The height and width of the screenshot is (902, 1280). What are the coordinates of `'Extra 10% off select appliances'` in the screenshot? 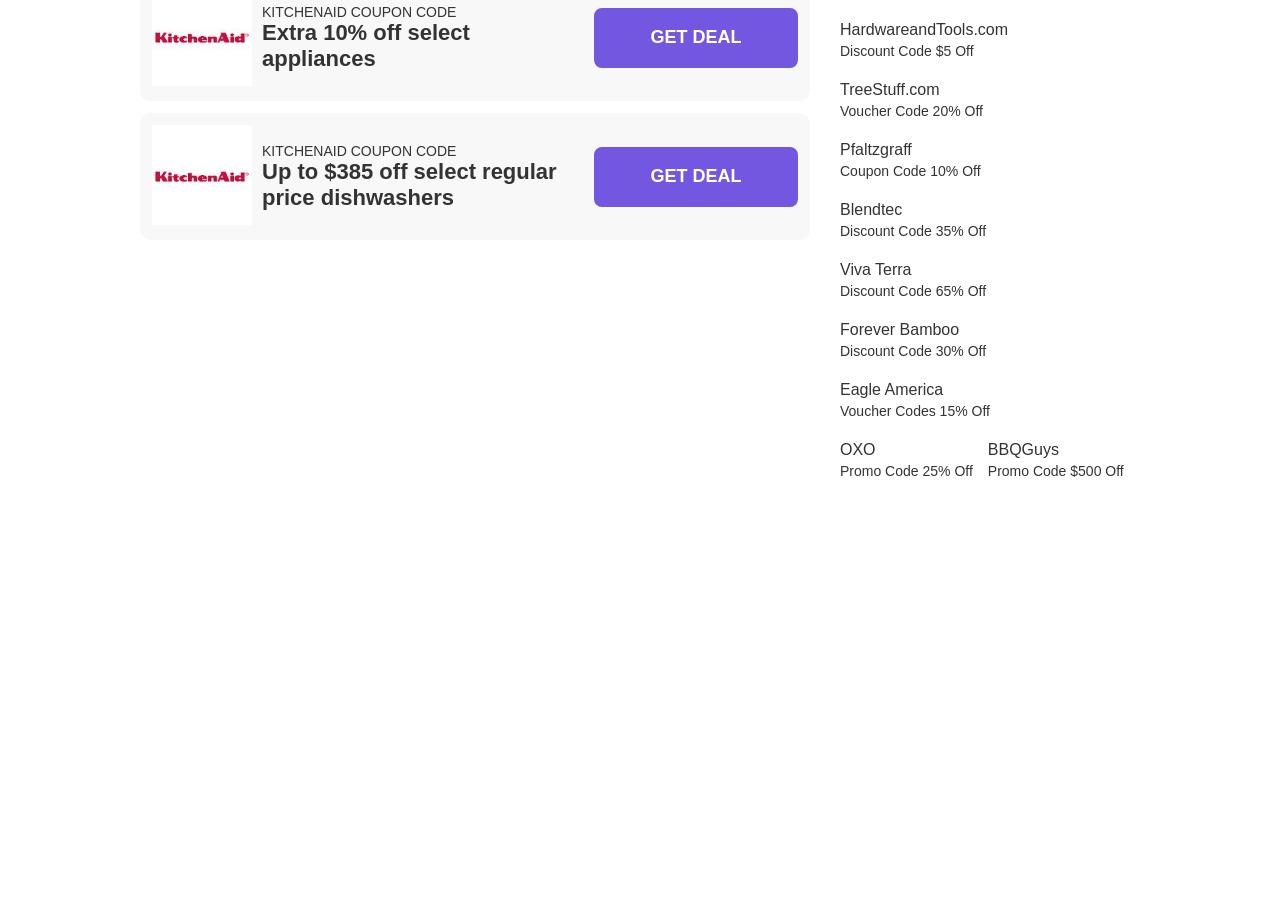 It's located at (261, 43).